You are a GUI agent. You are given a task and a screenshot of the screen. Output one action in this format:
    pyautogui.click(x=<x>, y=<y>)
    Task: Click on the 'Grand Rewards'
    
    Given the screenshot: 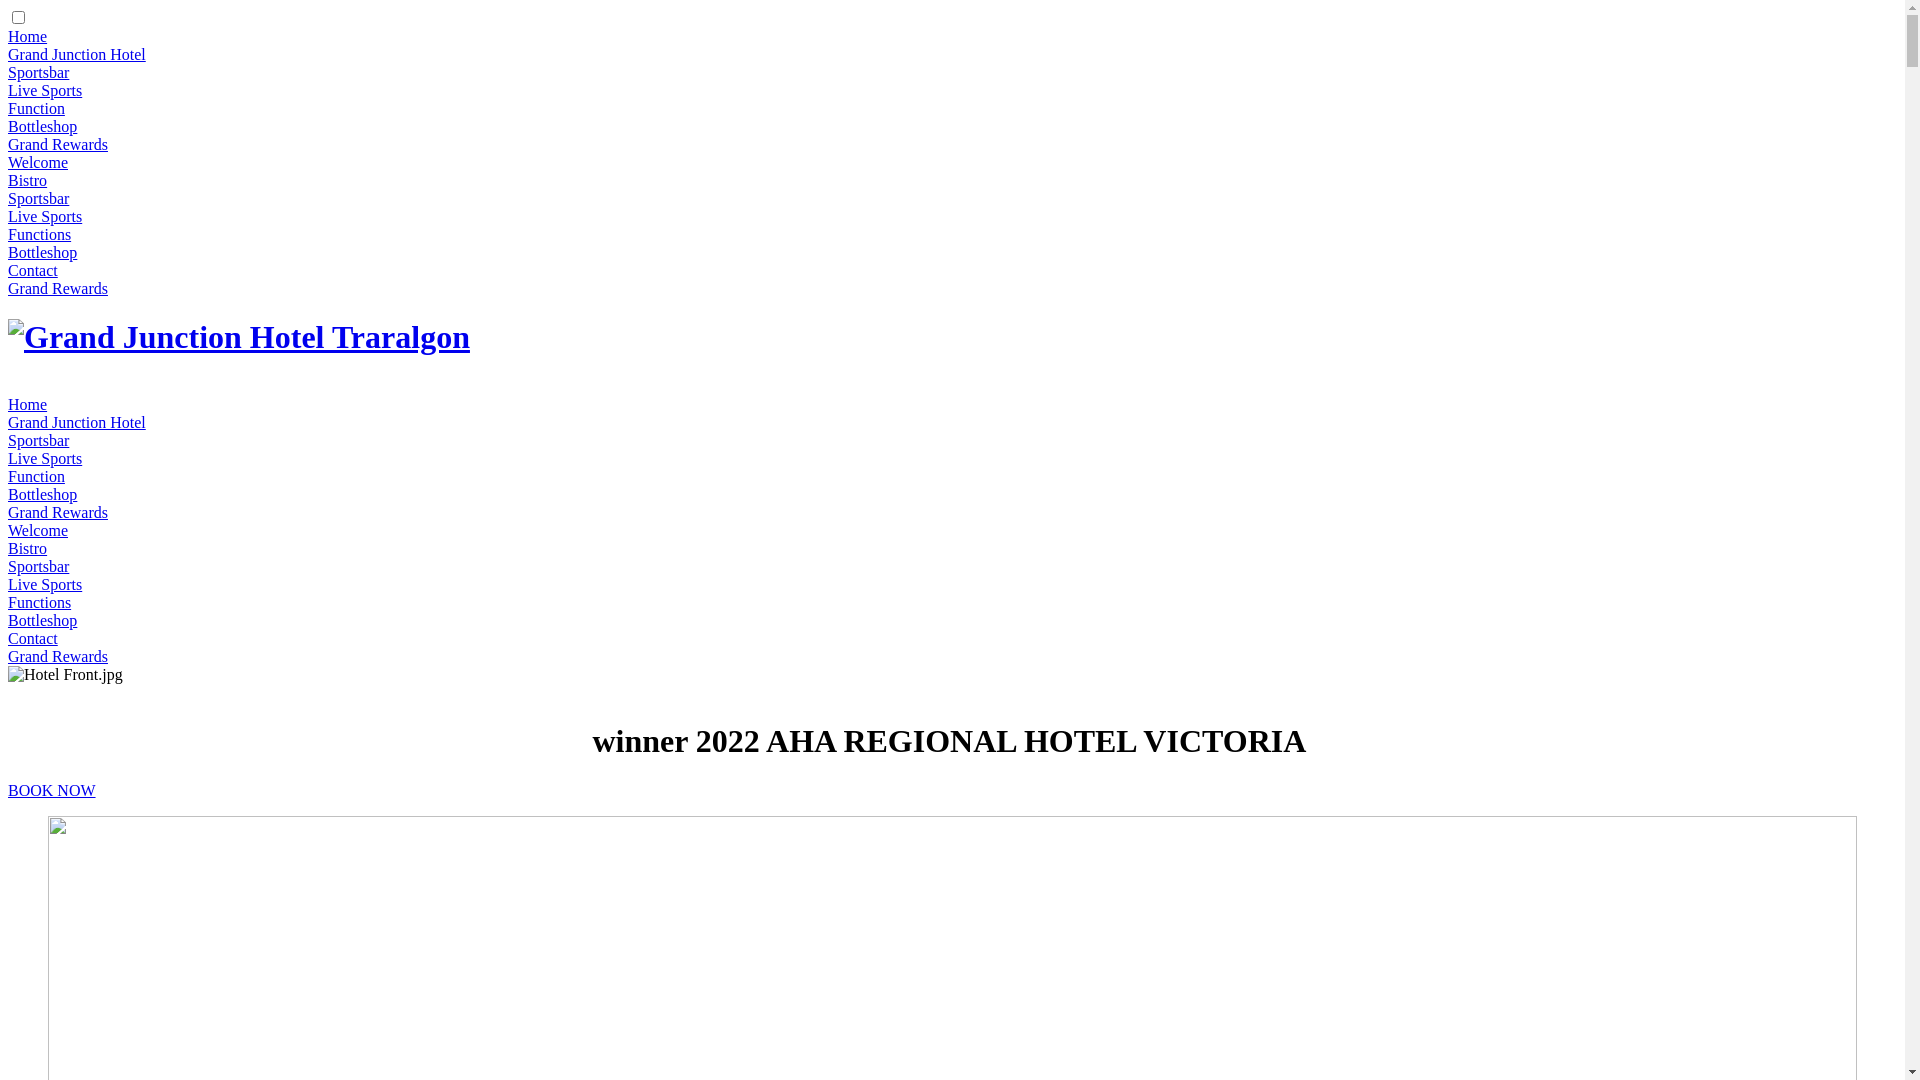 What is the action you would take?
    pyautogui.click(x=57, y=288)
    